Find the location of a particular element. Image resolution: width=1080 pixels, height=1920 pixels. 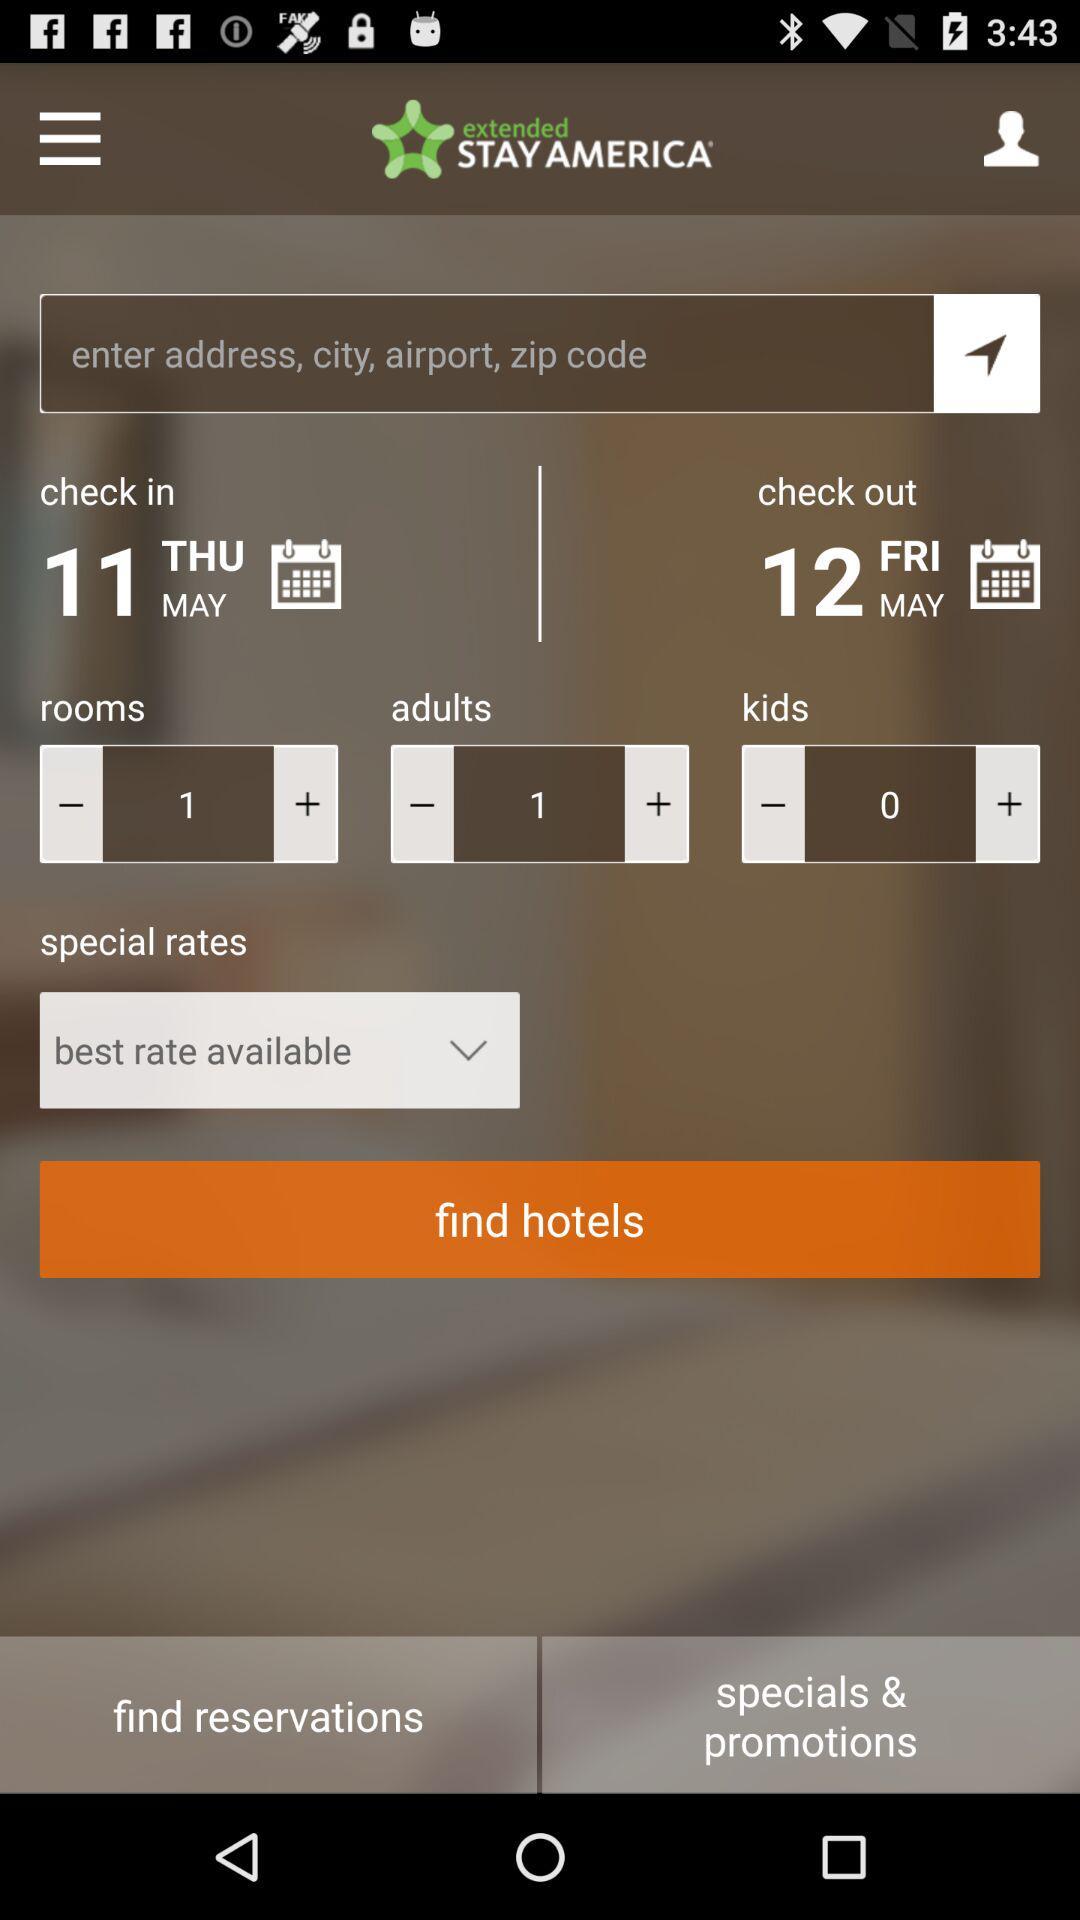

calender is located at coordinates (1005, 573).